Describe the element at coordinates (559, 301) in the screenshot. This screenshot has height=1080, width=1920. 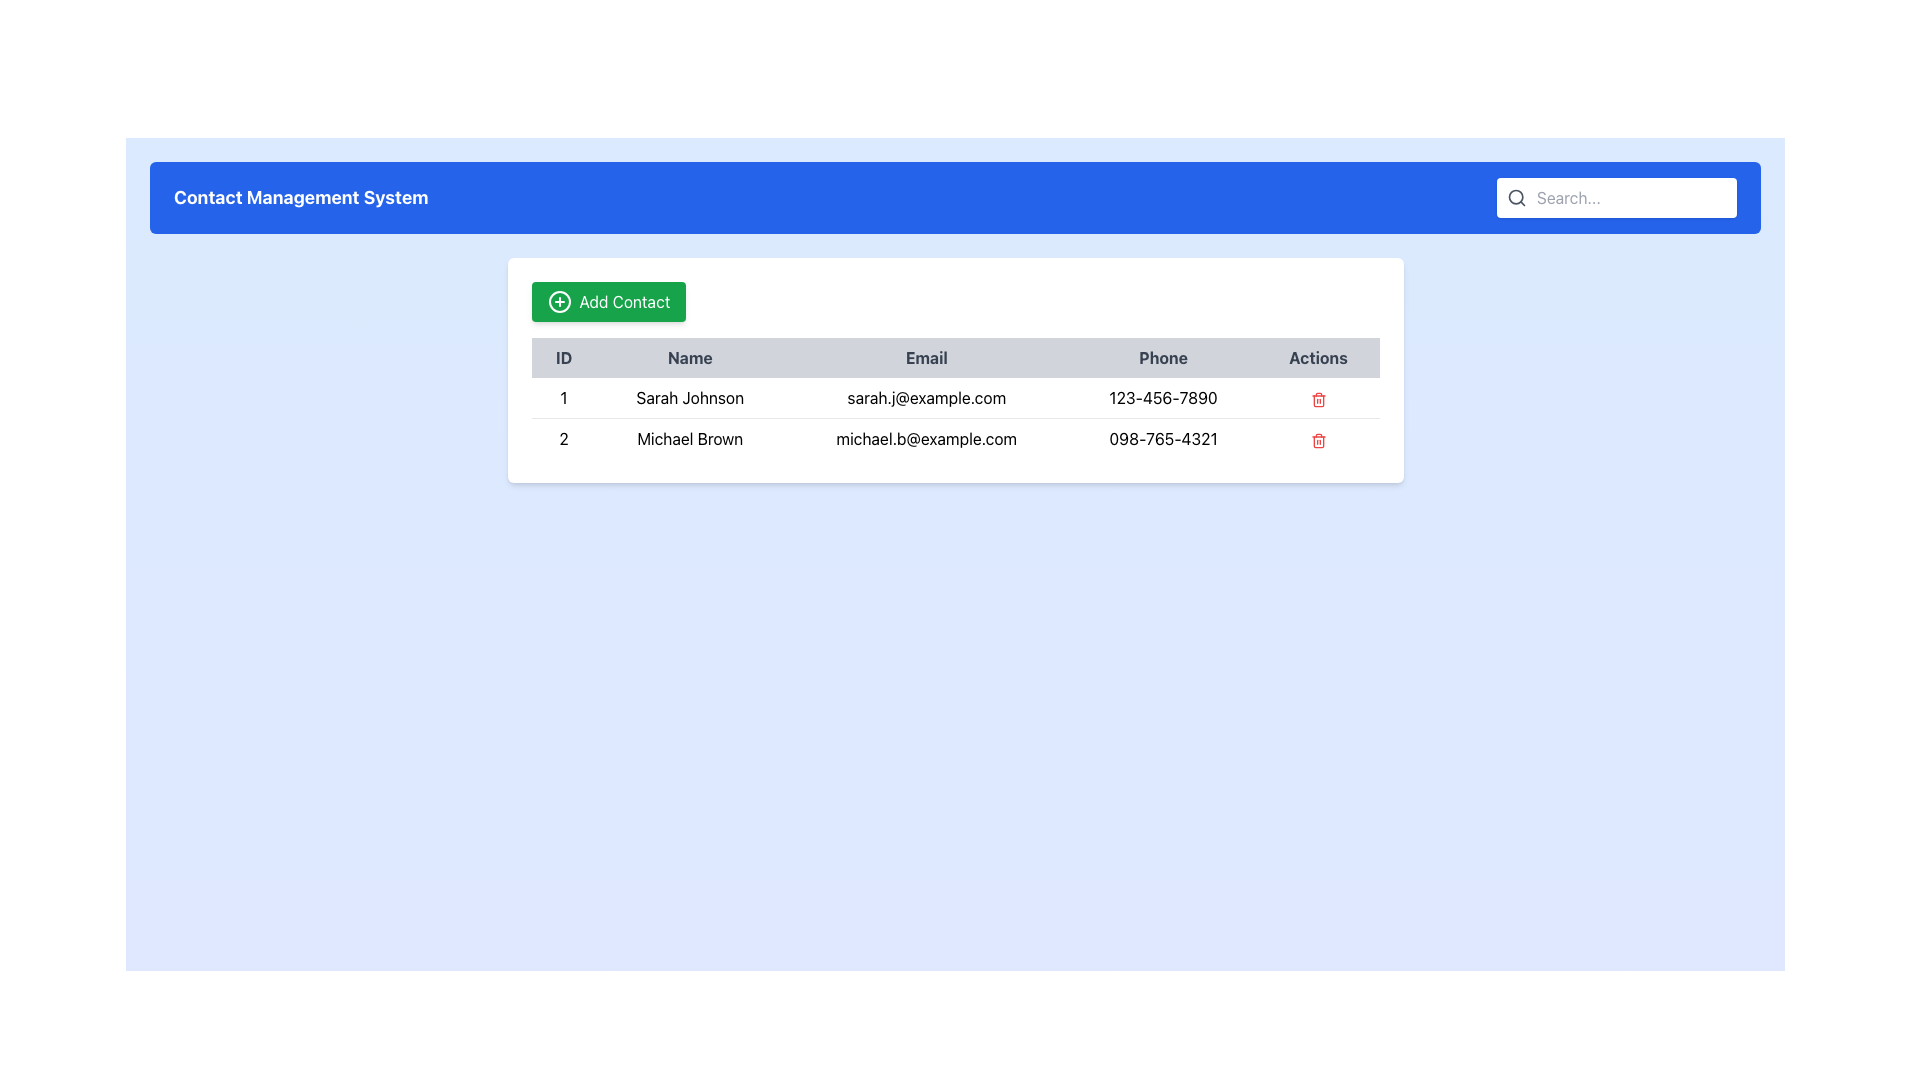
I see `the 'Add Contact' icon located on the left side of the button in the top-left corner of the table box` at that location.